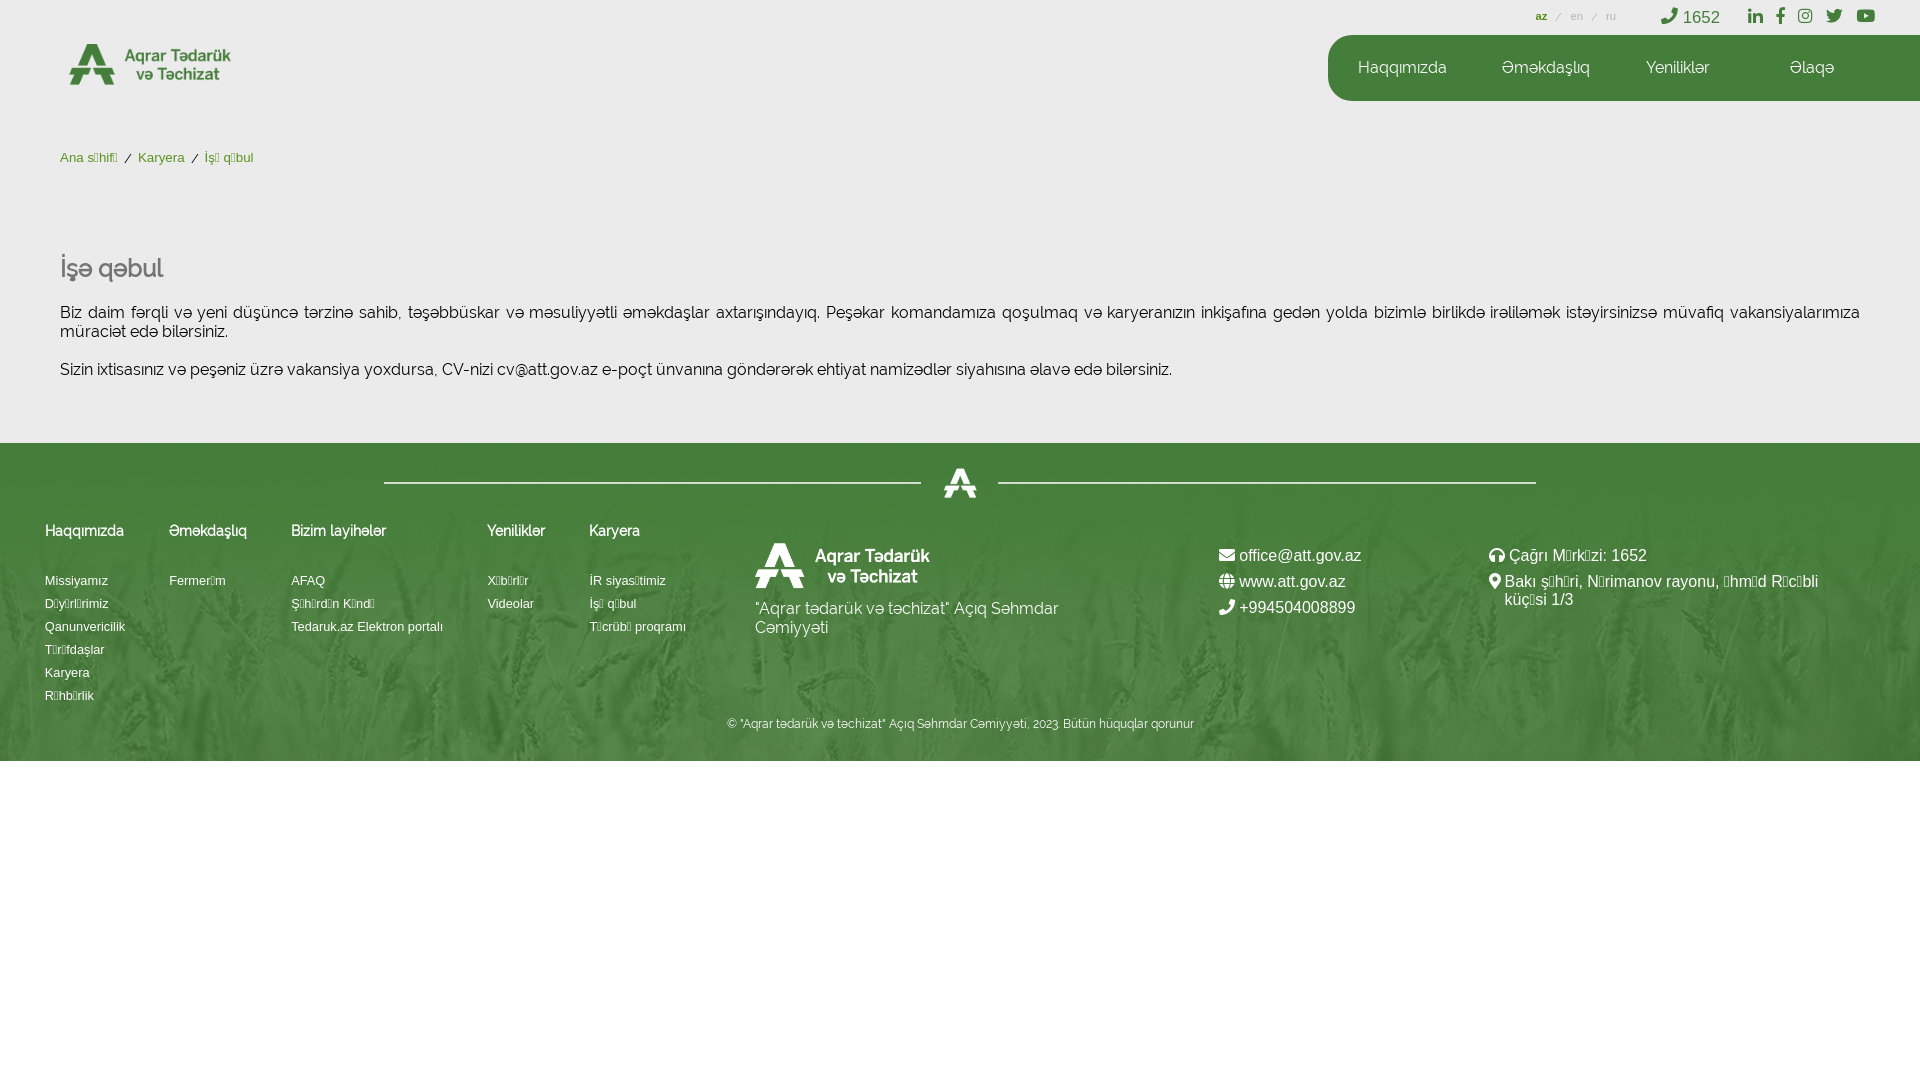  Describe the element at coordinates (1611, 15) in the screenshot. I see `'ru'` at that location.